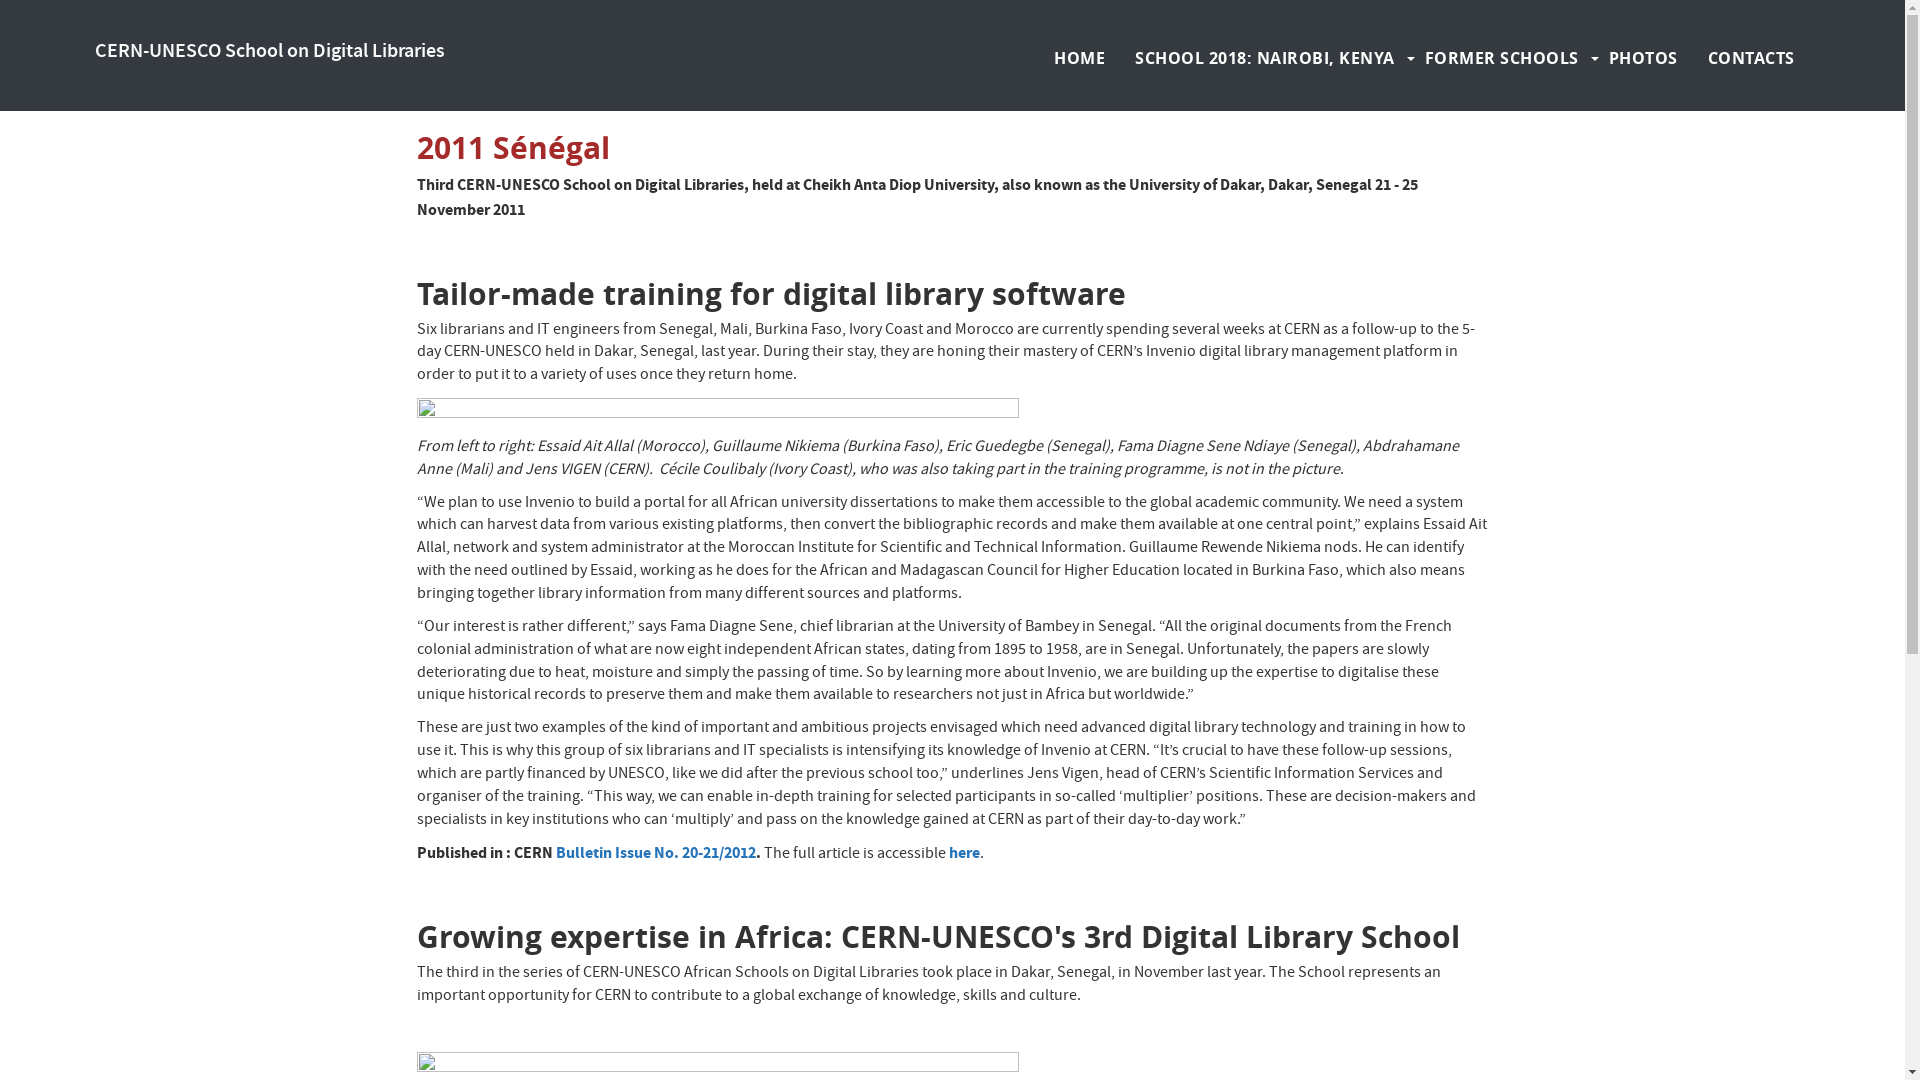  I want to click on 'CERN-UNESCO School on Digital Libraries', so click(268, 51).